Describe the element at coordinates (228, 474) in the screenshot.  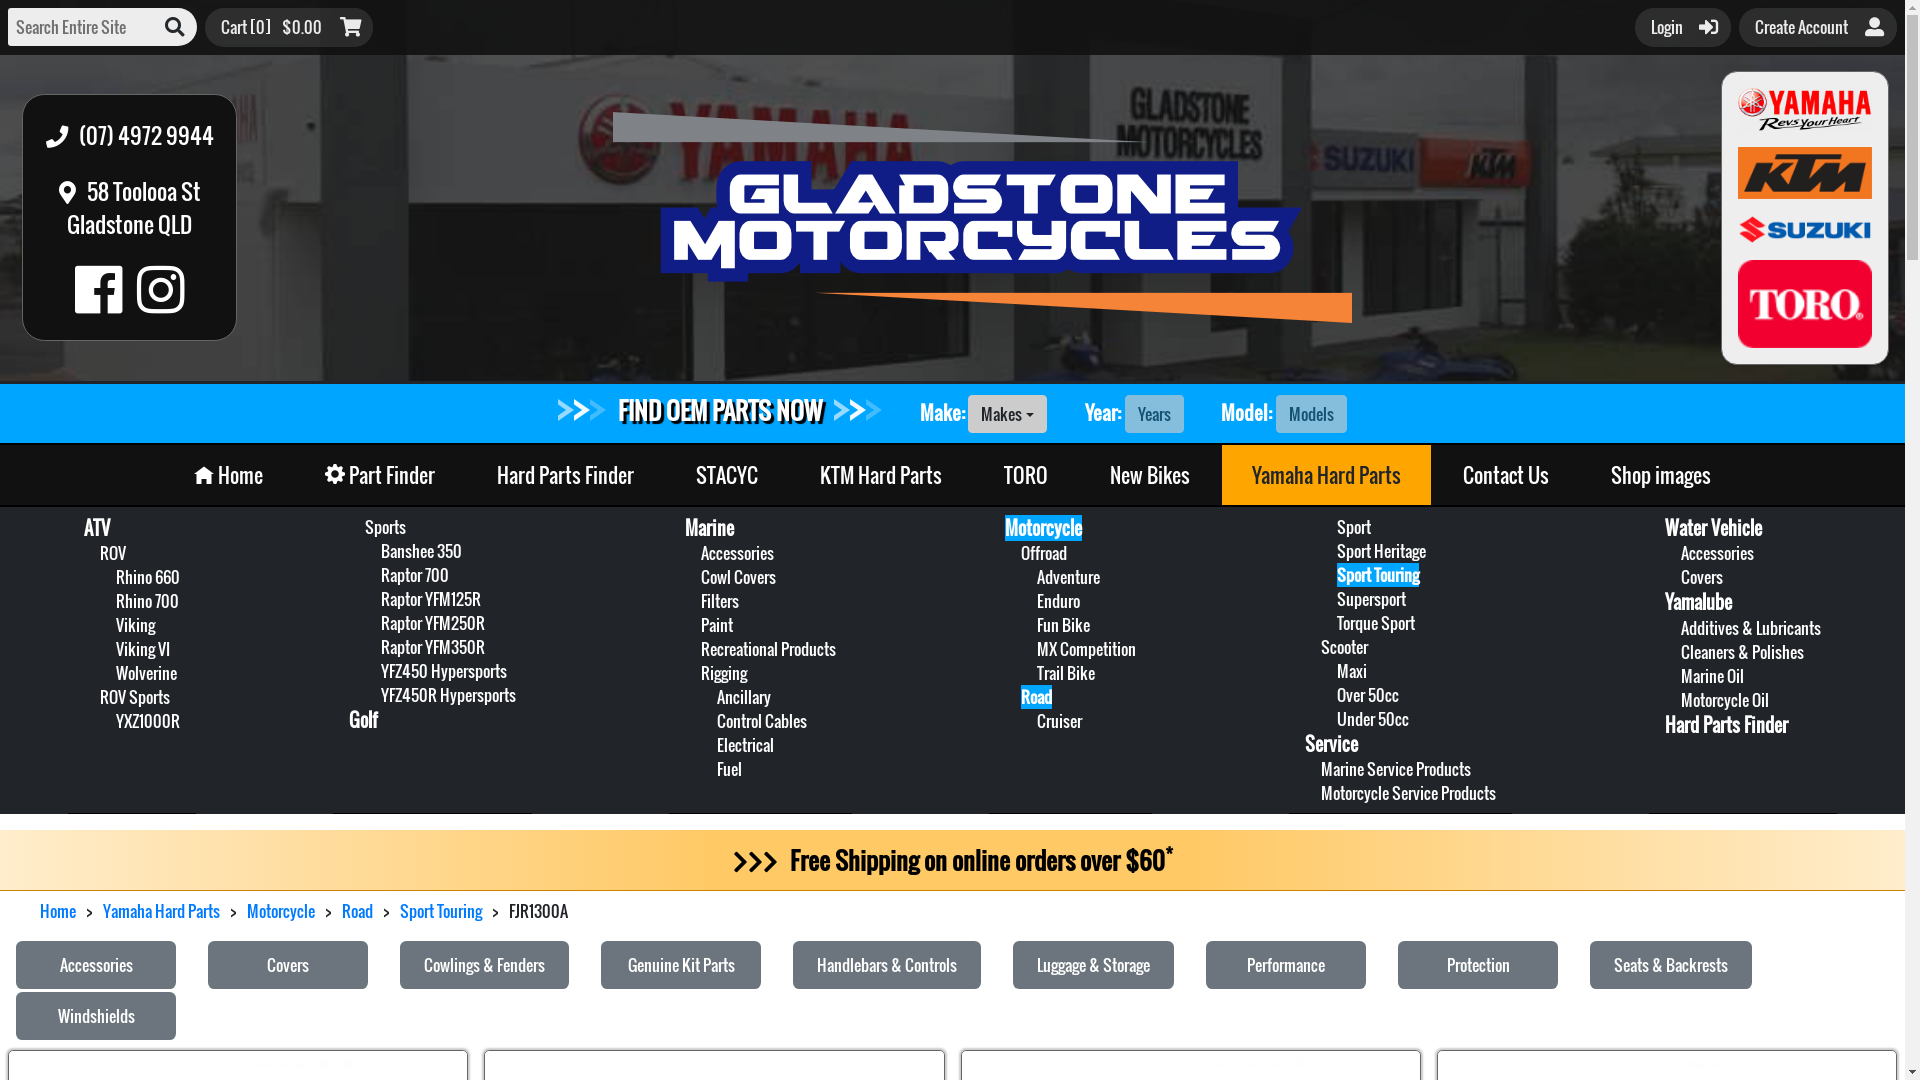
I see `'Home'` at that location.